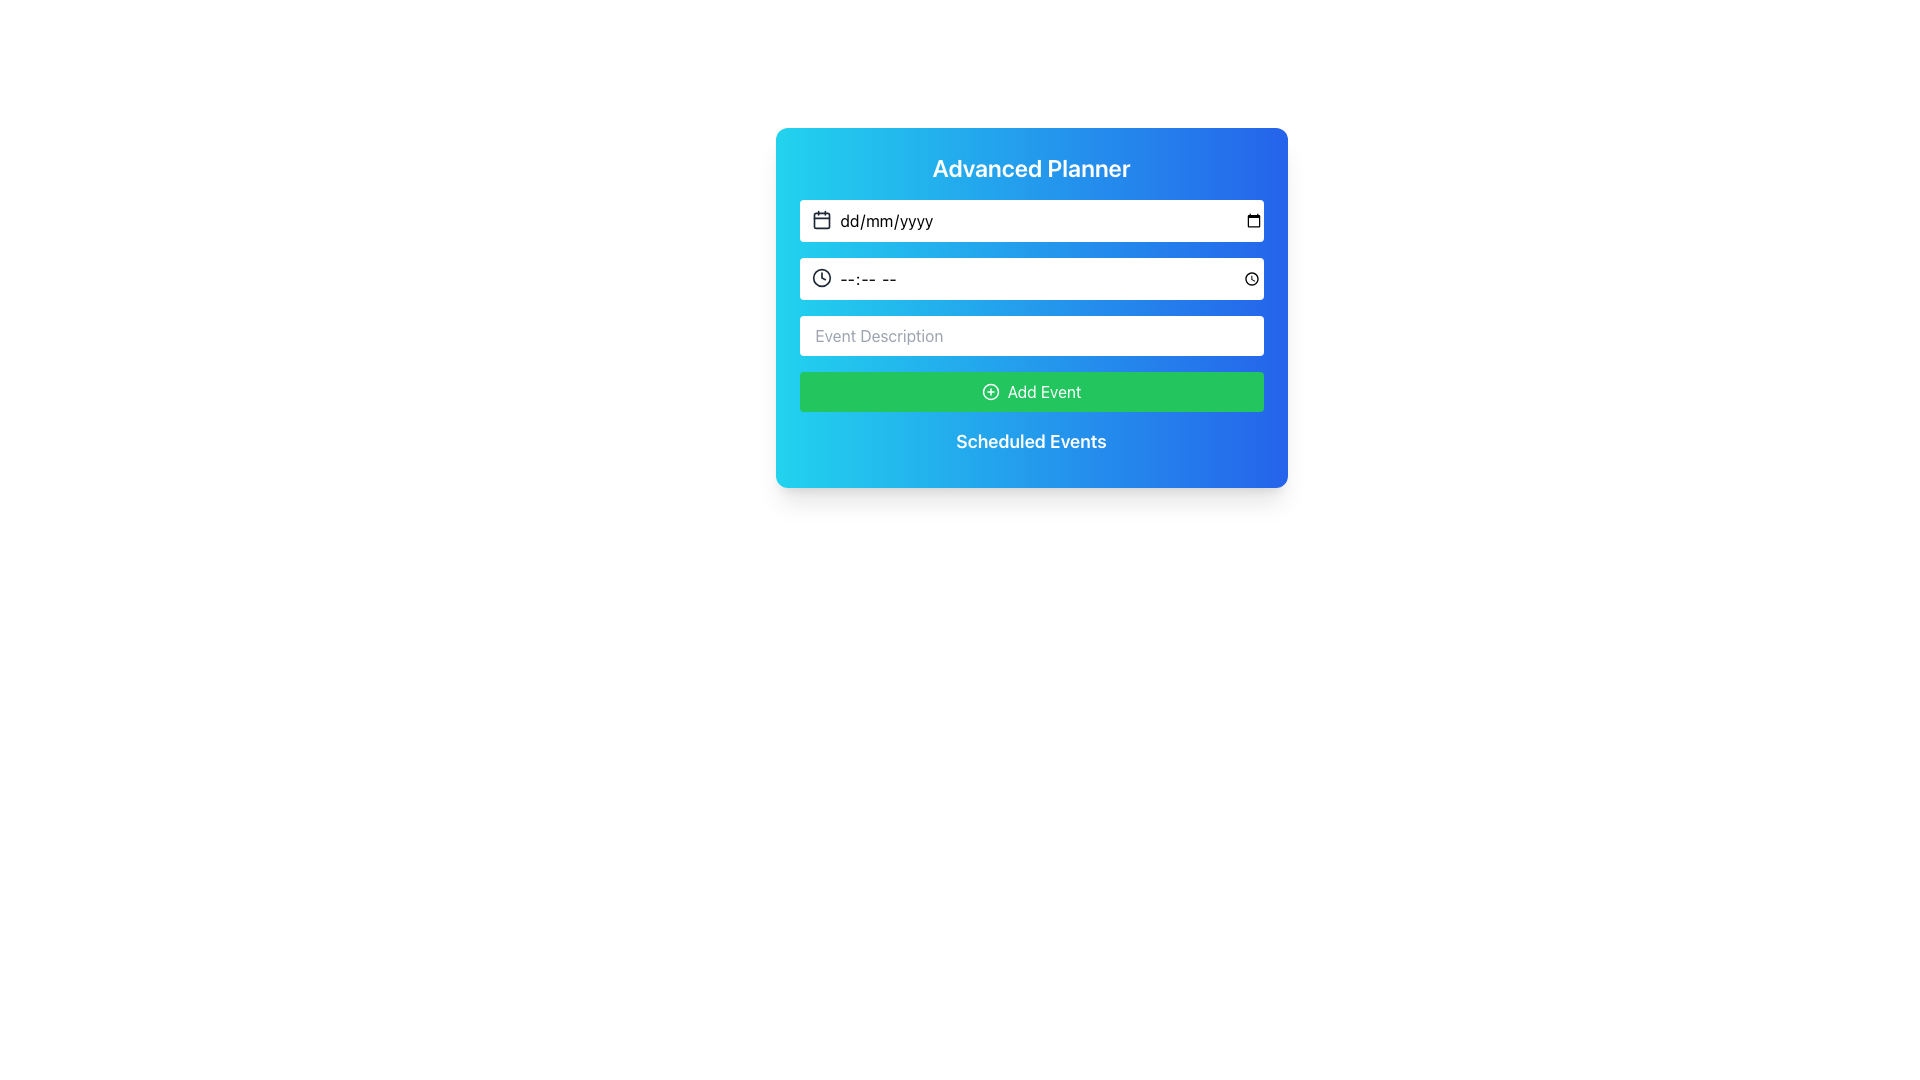  Describe the element at coordinates (1031, 167) in the screenshot. I see `the text label that serves as a title or heading for the advanced planning feature section, which is centrally aligned at the top of the card-like layout` at that location.